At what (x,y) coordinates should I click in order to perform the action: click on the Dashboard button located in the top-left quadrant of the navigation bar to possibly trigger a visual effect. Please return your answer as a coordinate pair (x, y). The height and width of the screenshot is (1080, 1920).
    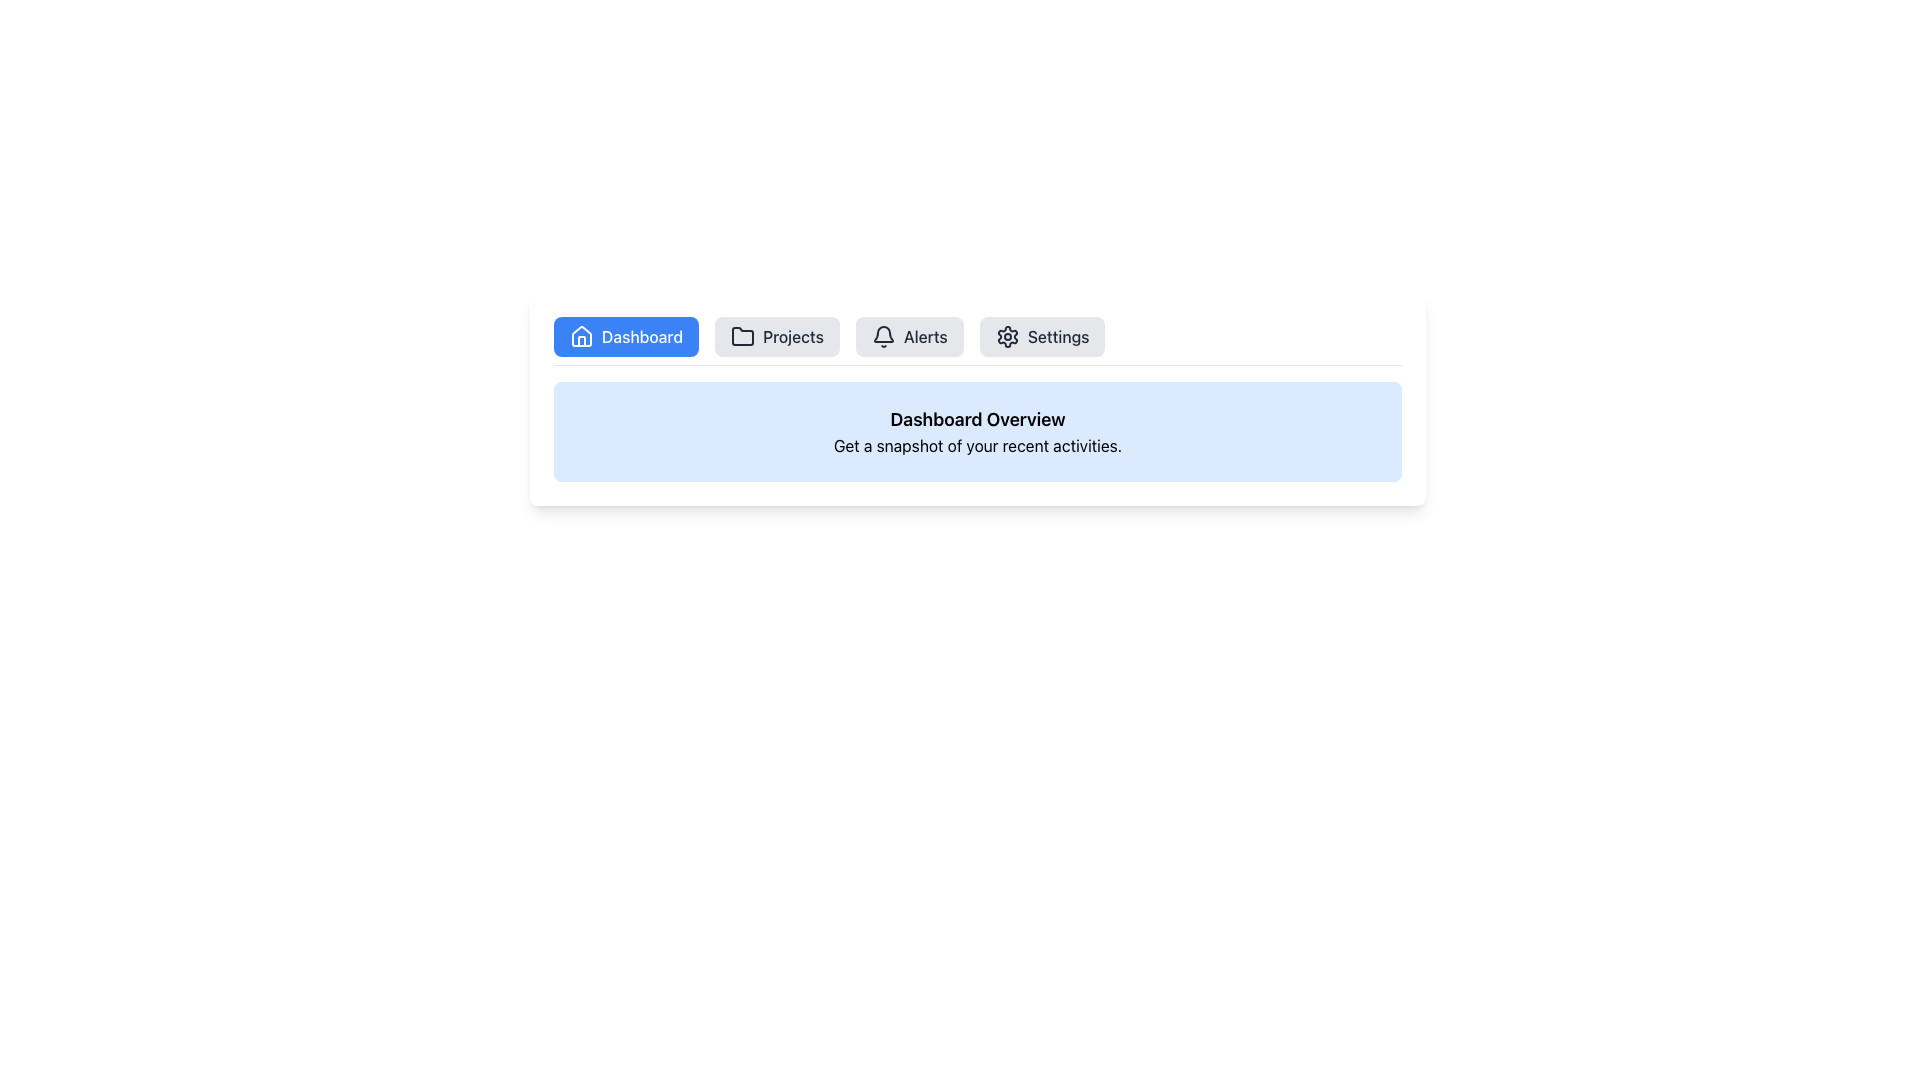
    Looking at the image, I should click on (625, 335).